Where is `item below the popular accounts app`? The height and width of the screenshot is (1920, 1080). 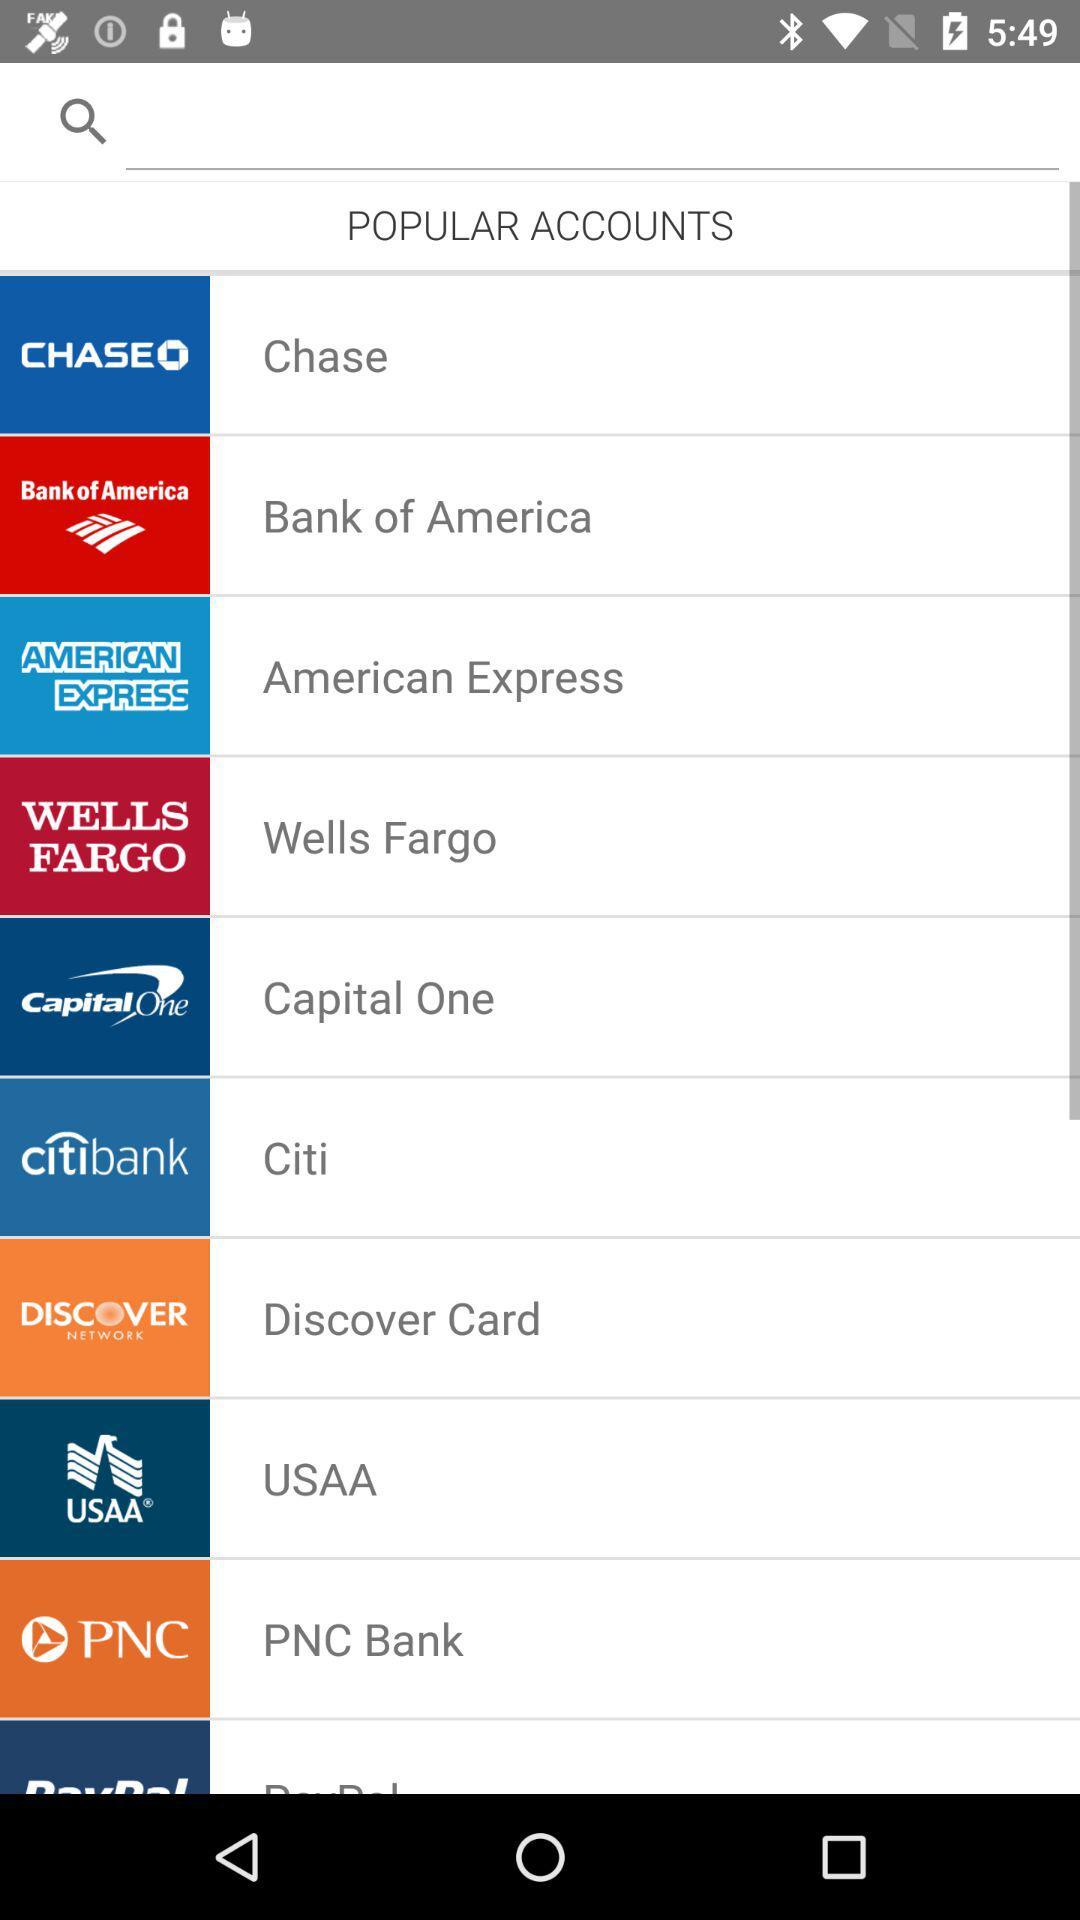 item below the popular accounts app is located at coordinates (540, 270).